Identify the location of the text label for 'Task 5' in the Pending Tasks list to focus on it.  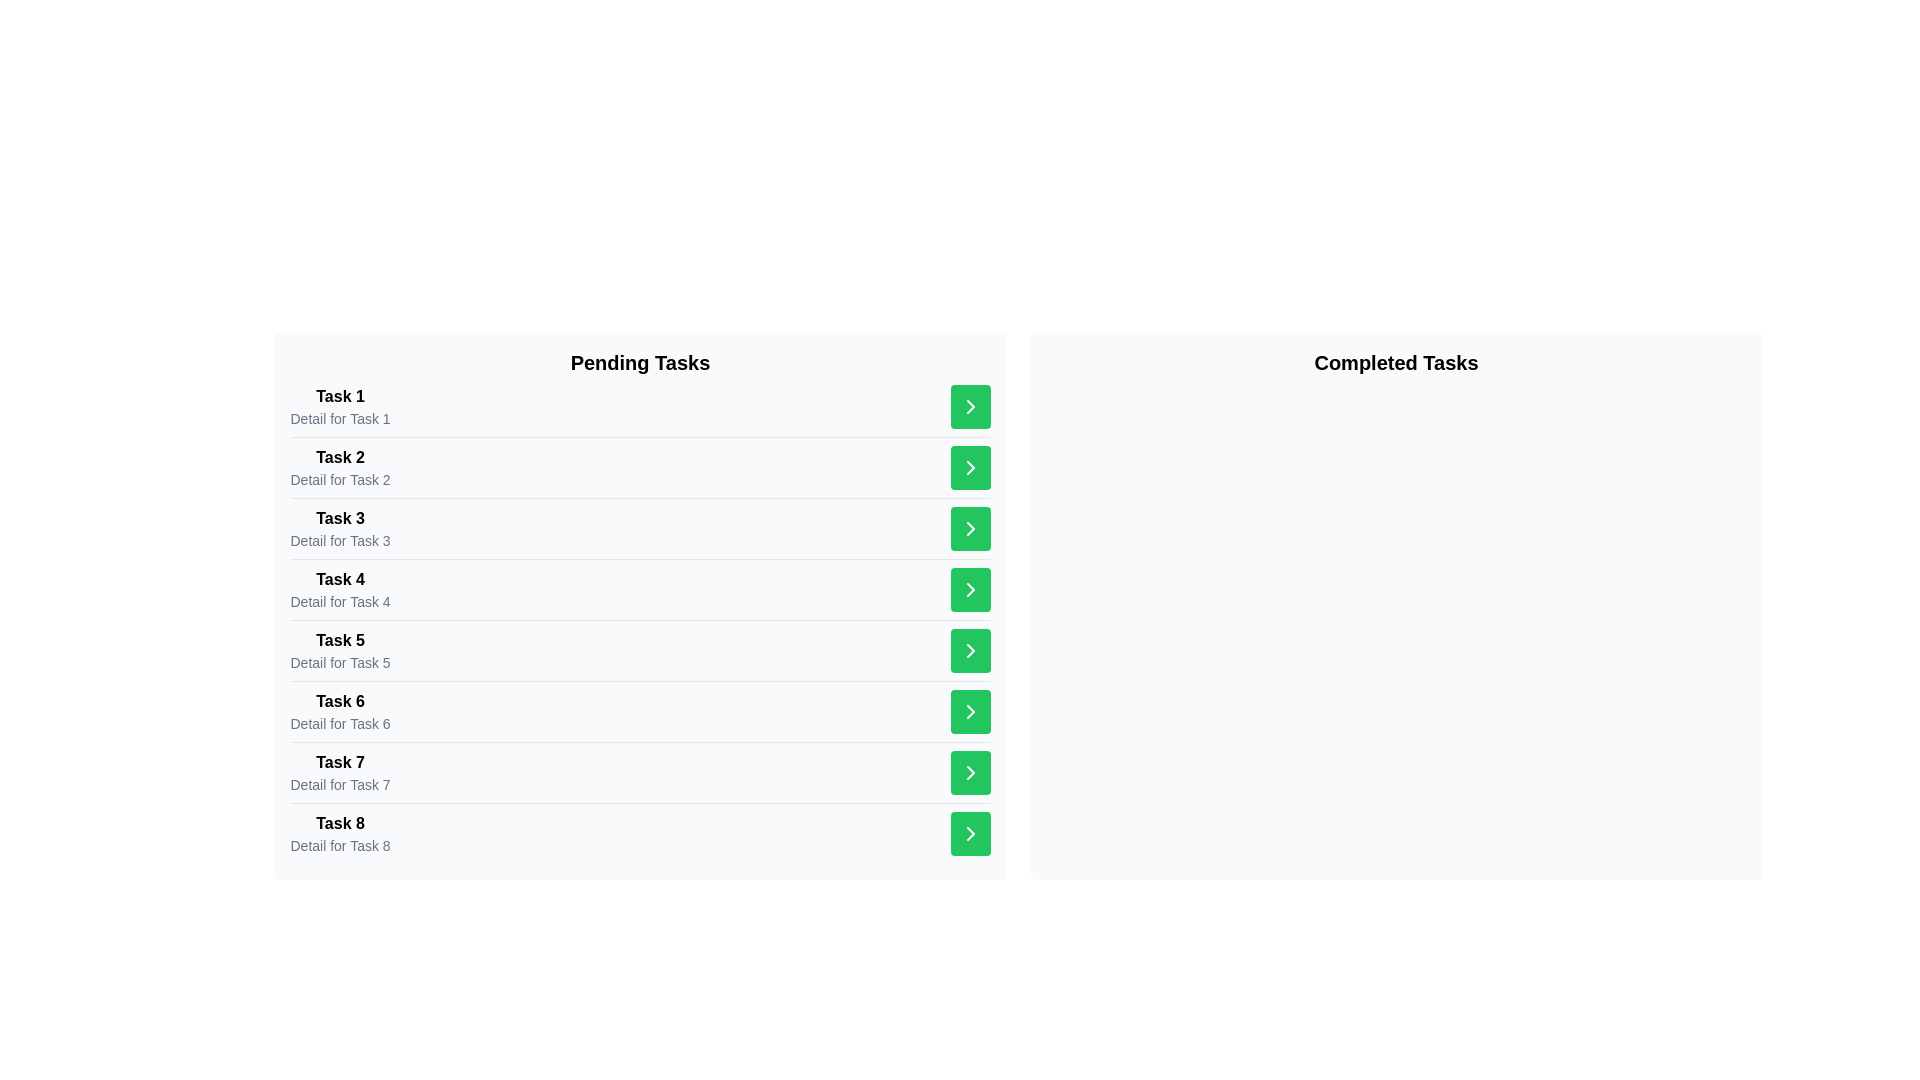
(340, 640).